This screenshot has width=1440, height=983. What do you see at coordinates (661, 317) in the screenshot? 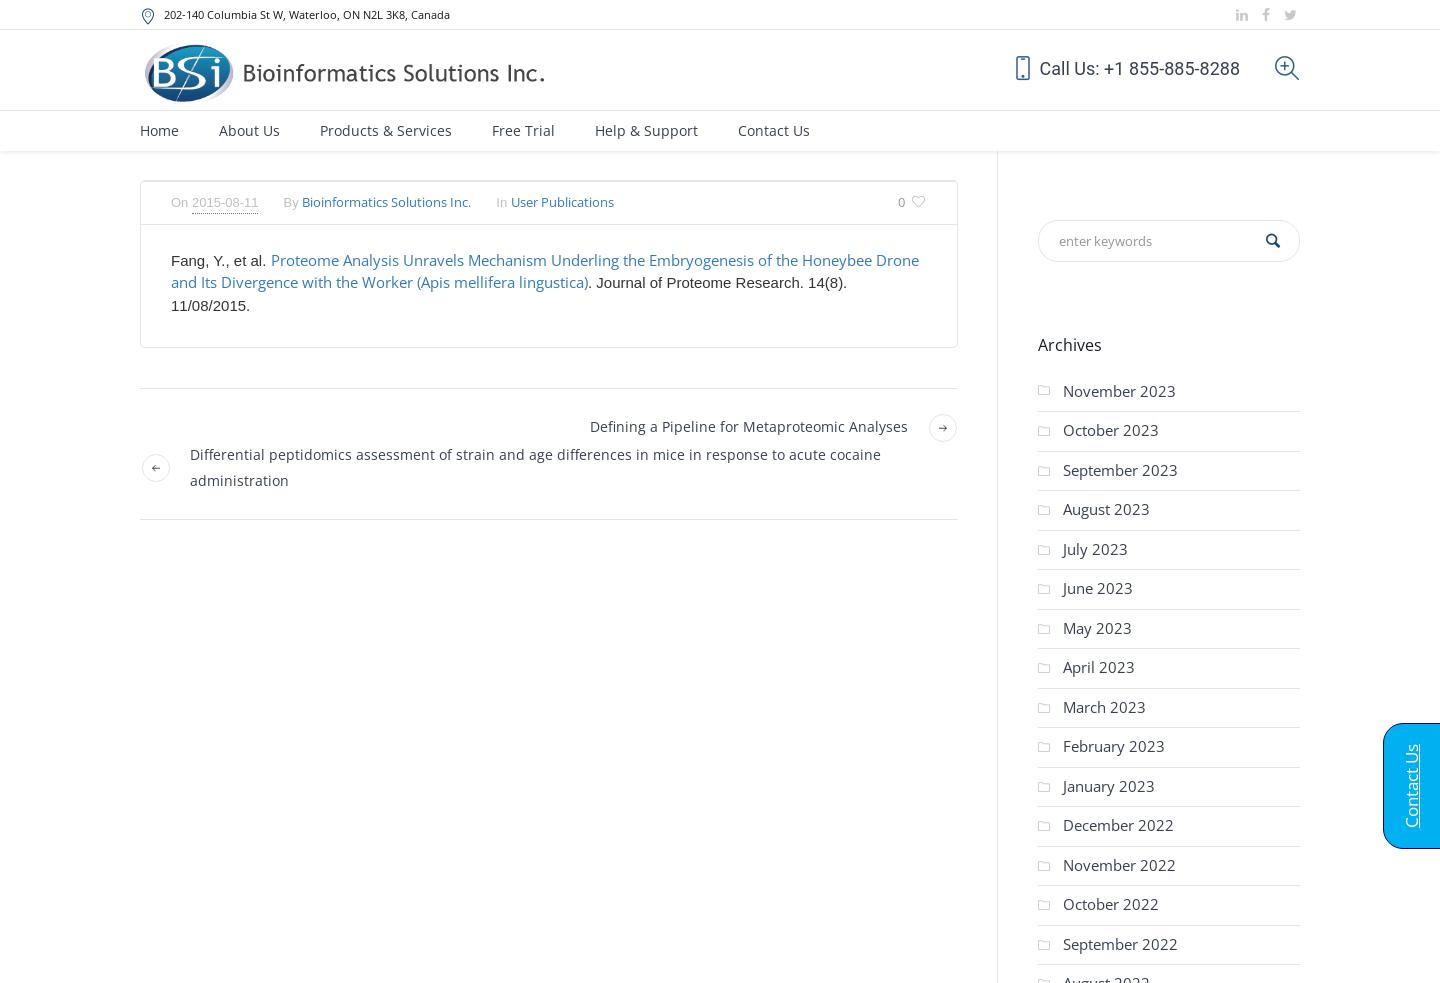
I see `'Database Search Scoring'` at bounding box center [661, 317].